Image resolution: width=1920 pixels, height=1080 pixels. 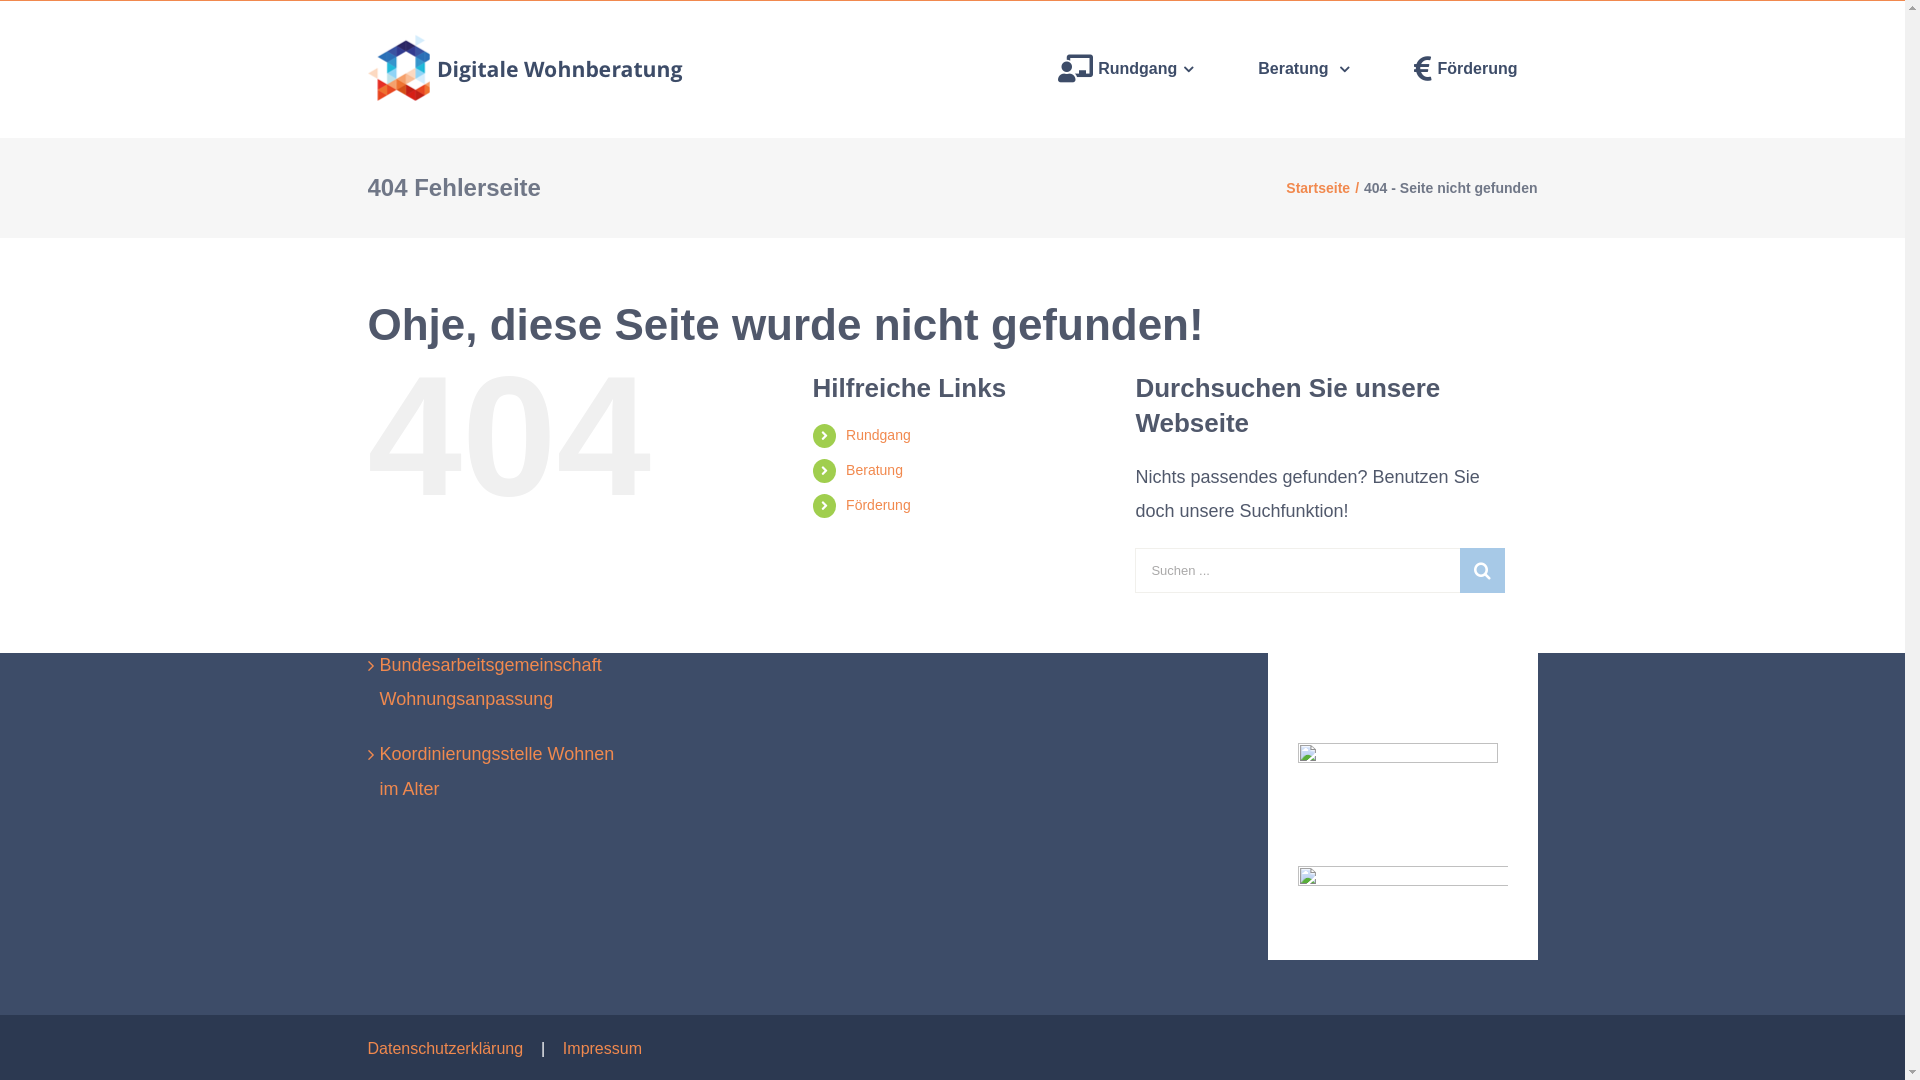 What do you see at coordinates (1303, 68) in the screenshot?
I see `'Beratung'` at bounding box center [1303, 68].